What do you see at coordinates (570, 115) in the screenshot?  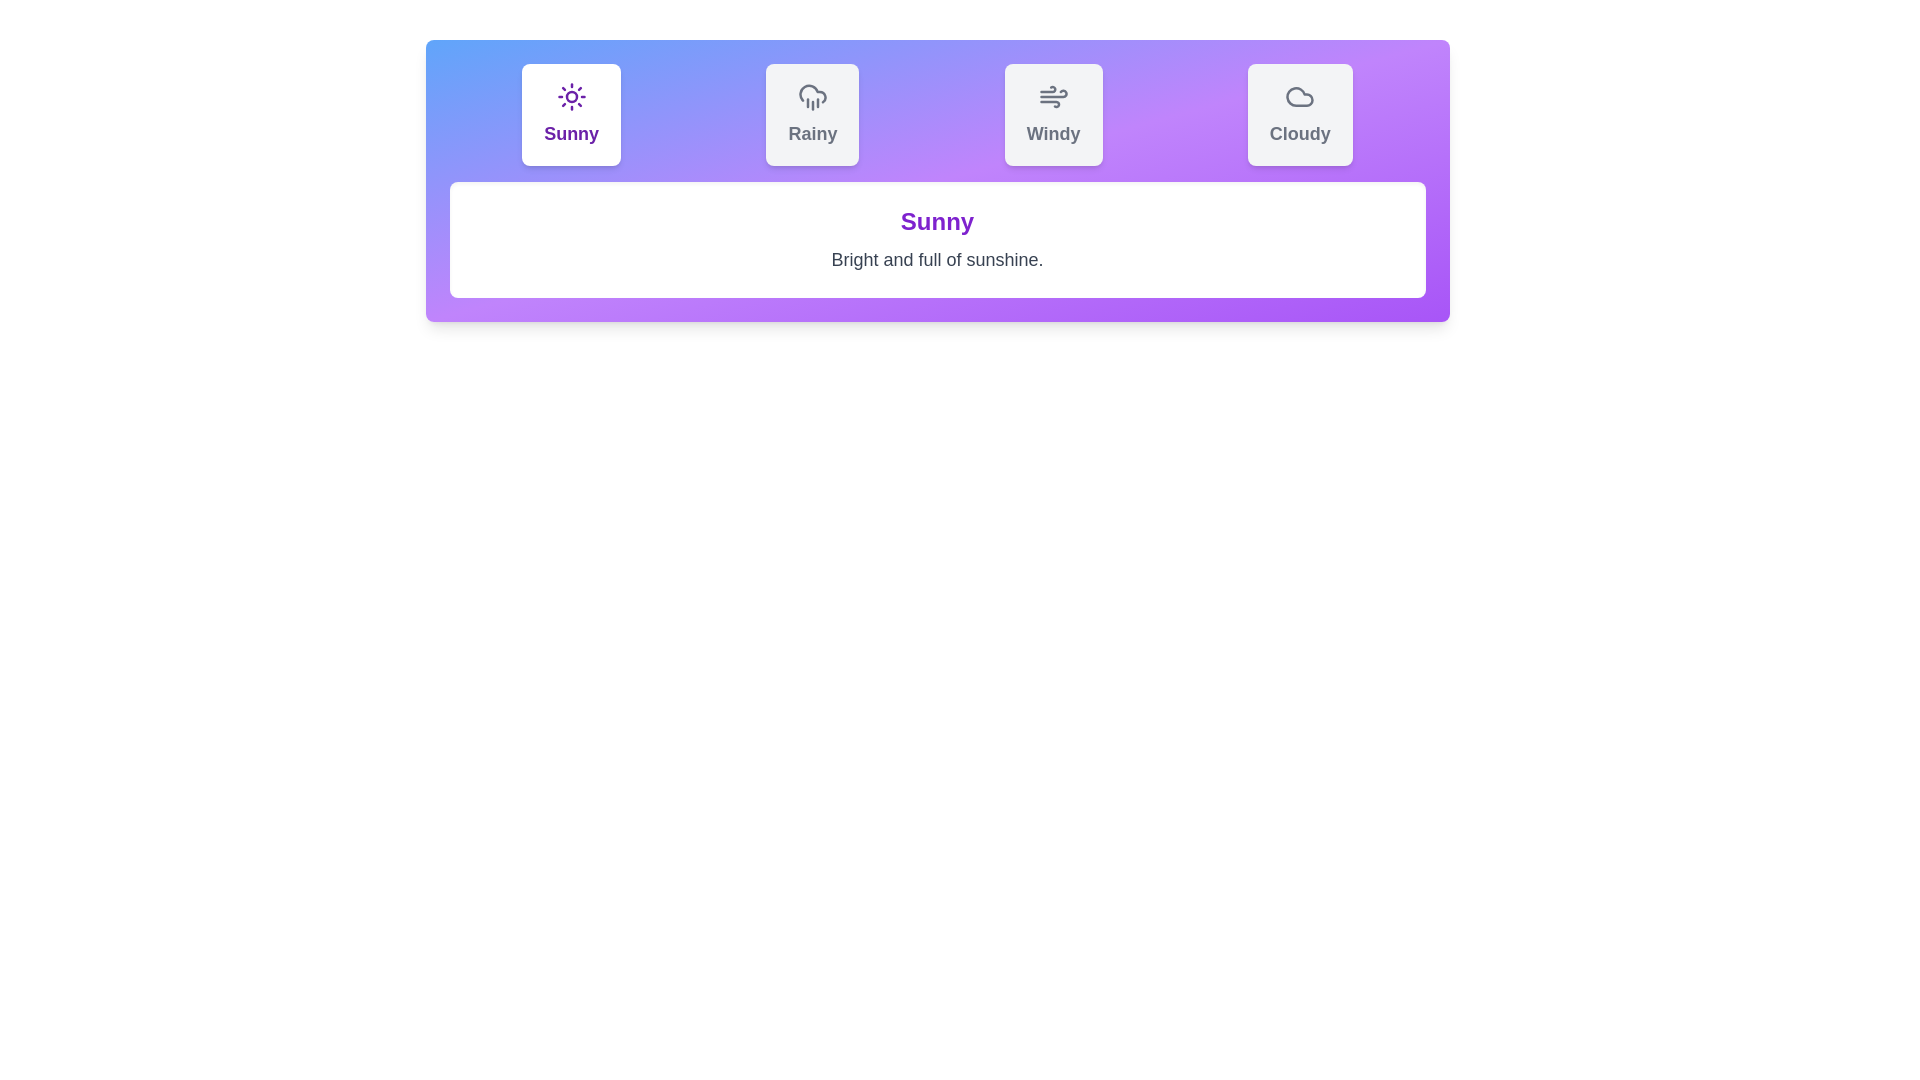 I see `the Sunny tab to view its weather condition` at bounding box center [570, 115].